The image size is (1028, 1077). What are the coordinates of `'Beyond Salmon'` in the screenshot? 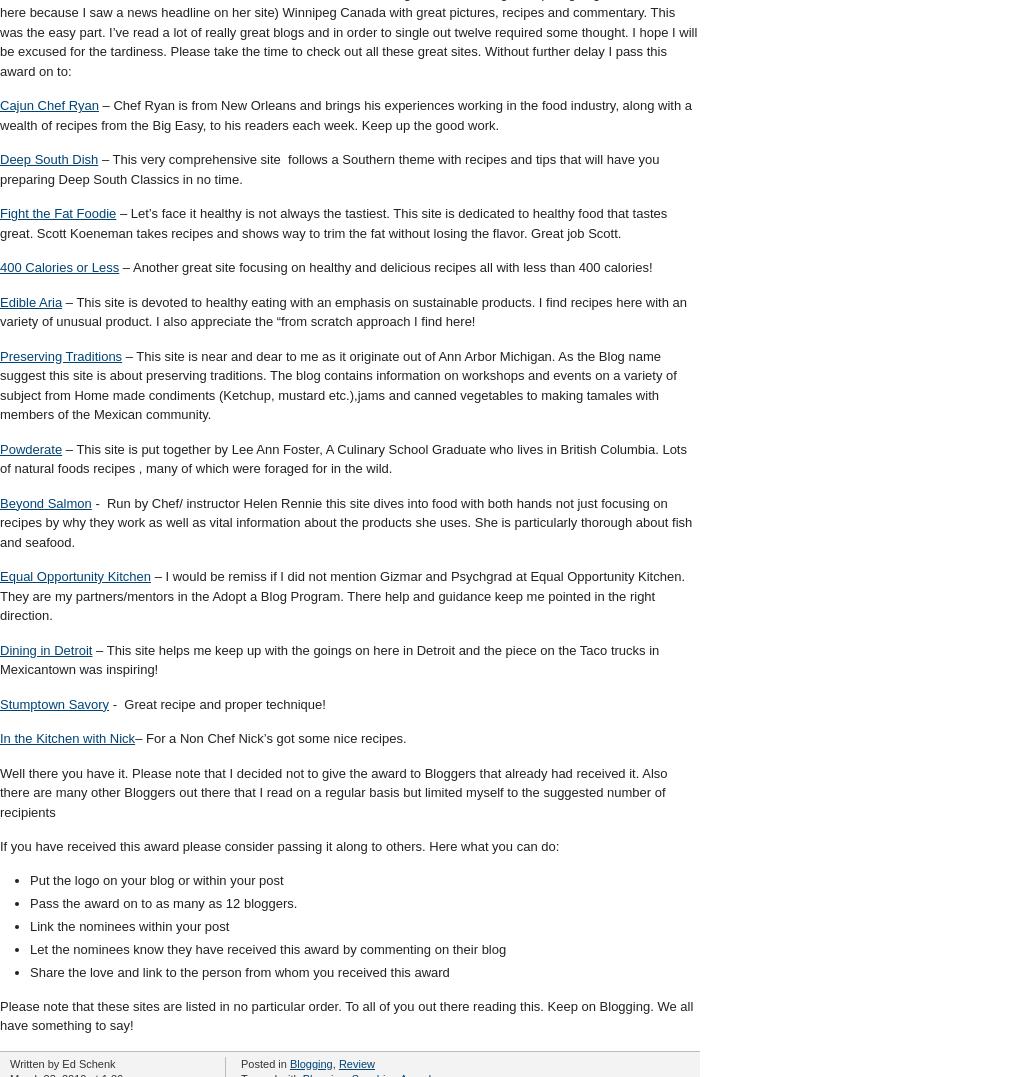 It's located at (45, 501).